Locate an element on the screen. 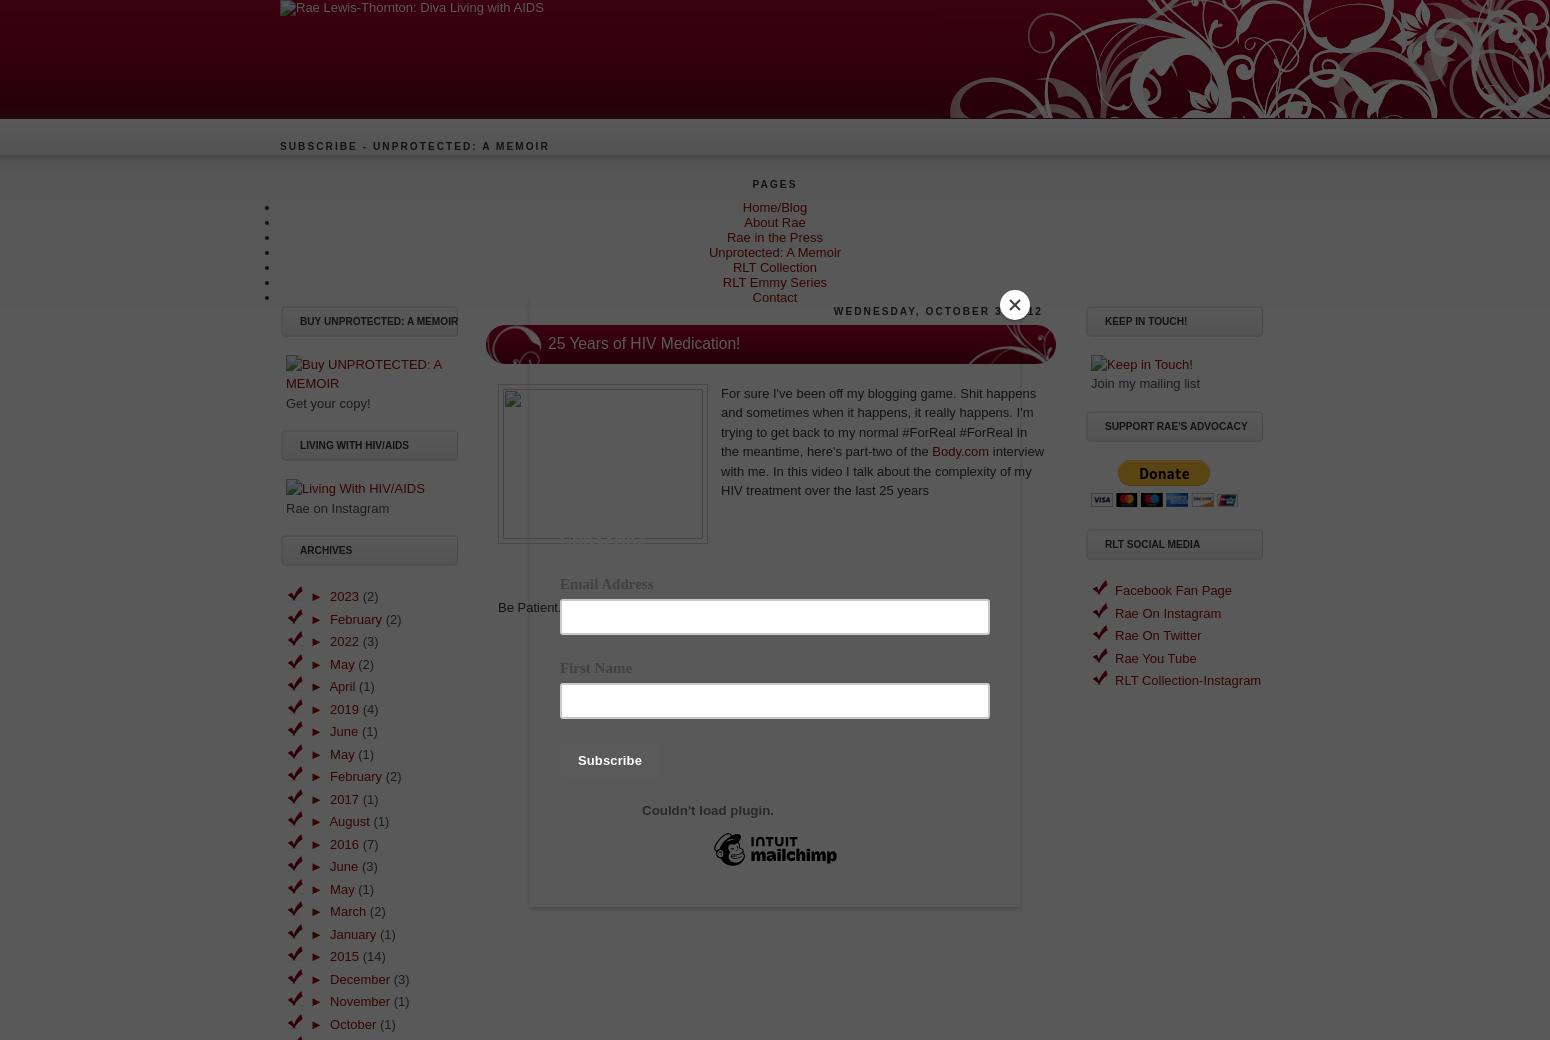 This screenshot has width=1550, height=1040. '2019' is located at coordinates (344, 708).